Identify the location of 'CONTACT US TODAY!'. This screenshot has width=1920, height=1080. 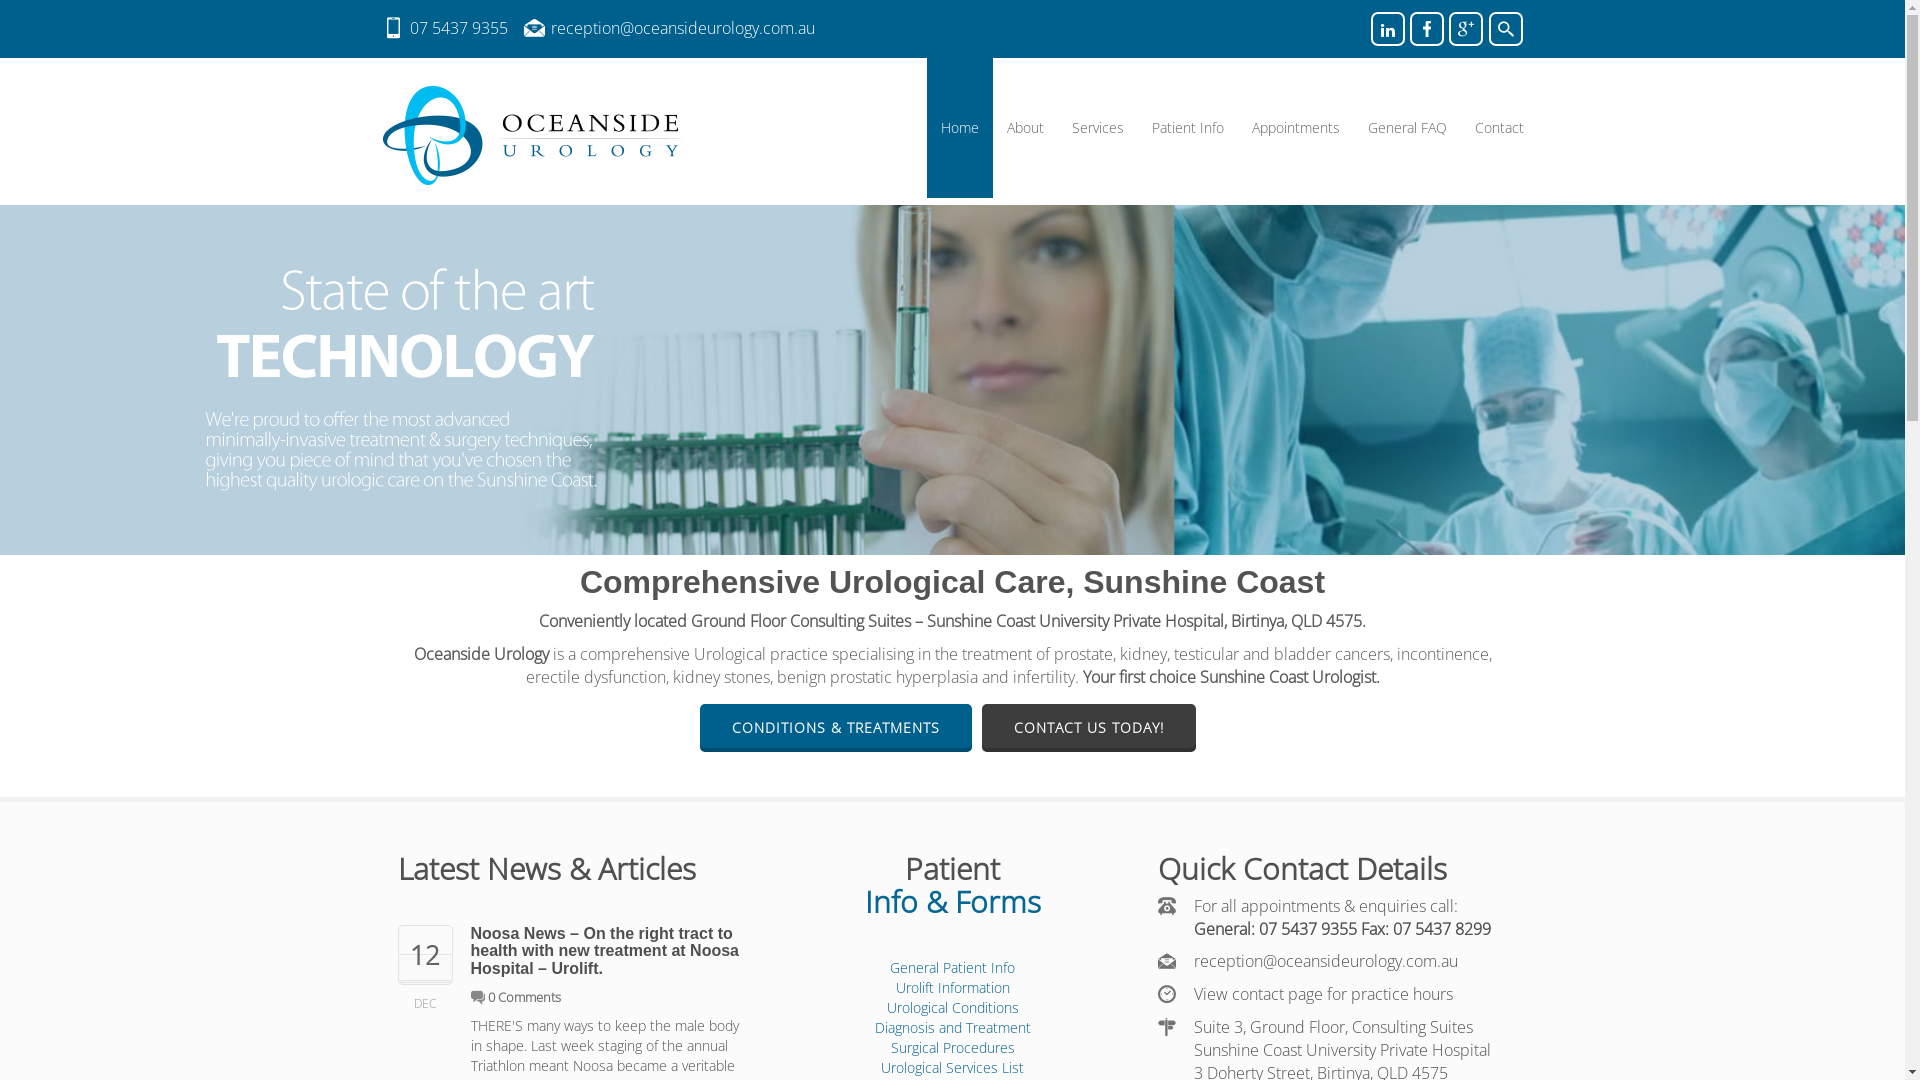
(1088, 727).